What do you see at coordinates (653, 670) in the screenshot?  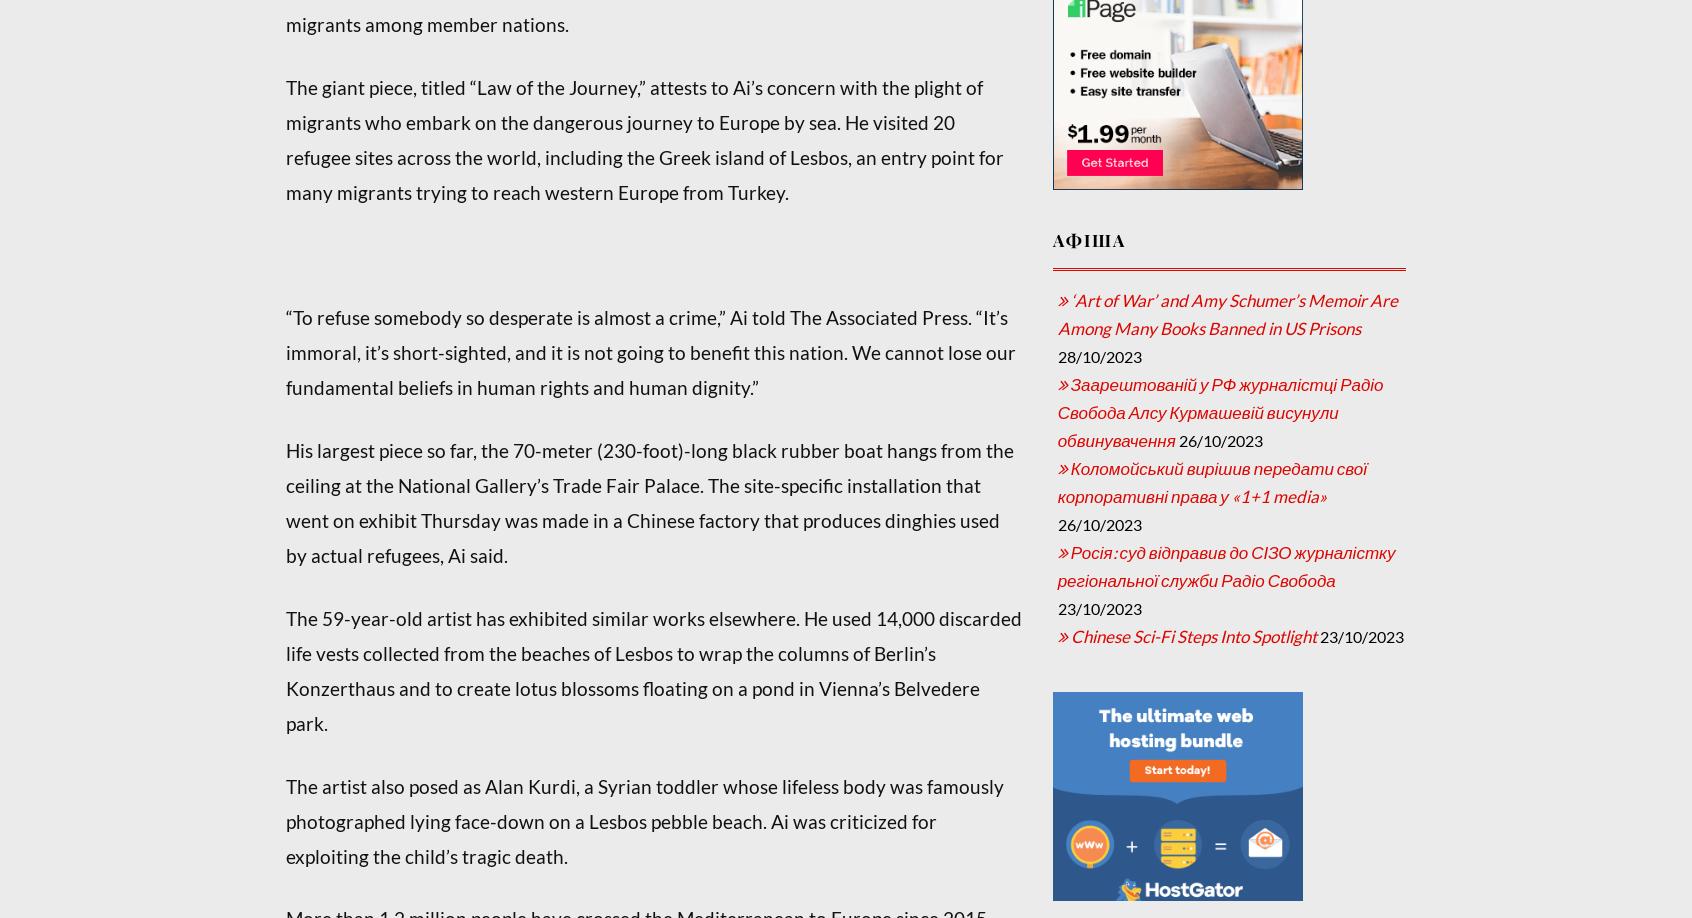 I see `'The 59-year-old artist has exhibited similar works elsewhere. He used 14,000 discarded life vests collected from the beaches of Lesbos to wrap the columns of Berlin’s Konzerthaus and to create lotus blossoms floating on a pond in Vienna’s Belvedere park.'` at bounding box center [653, 670].